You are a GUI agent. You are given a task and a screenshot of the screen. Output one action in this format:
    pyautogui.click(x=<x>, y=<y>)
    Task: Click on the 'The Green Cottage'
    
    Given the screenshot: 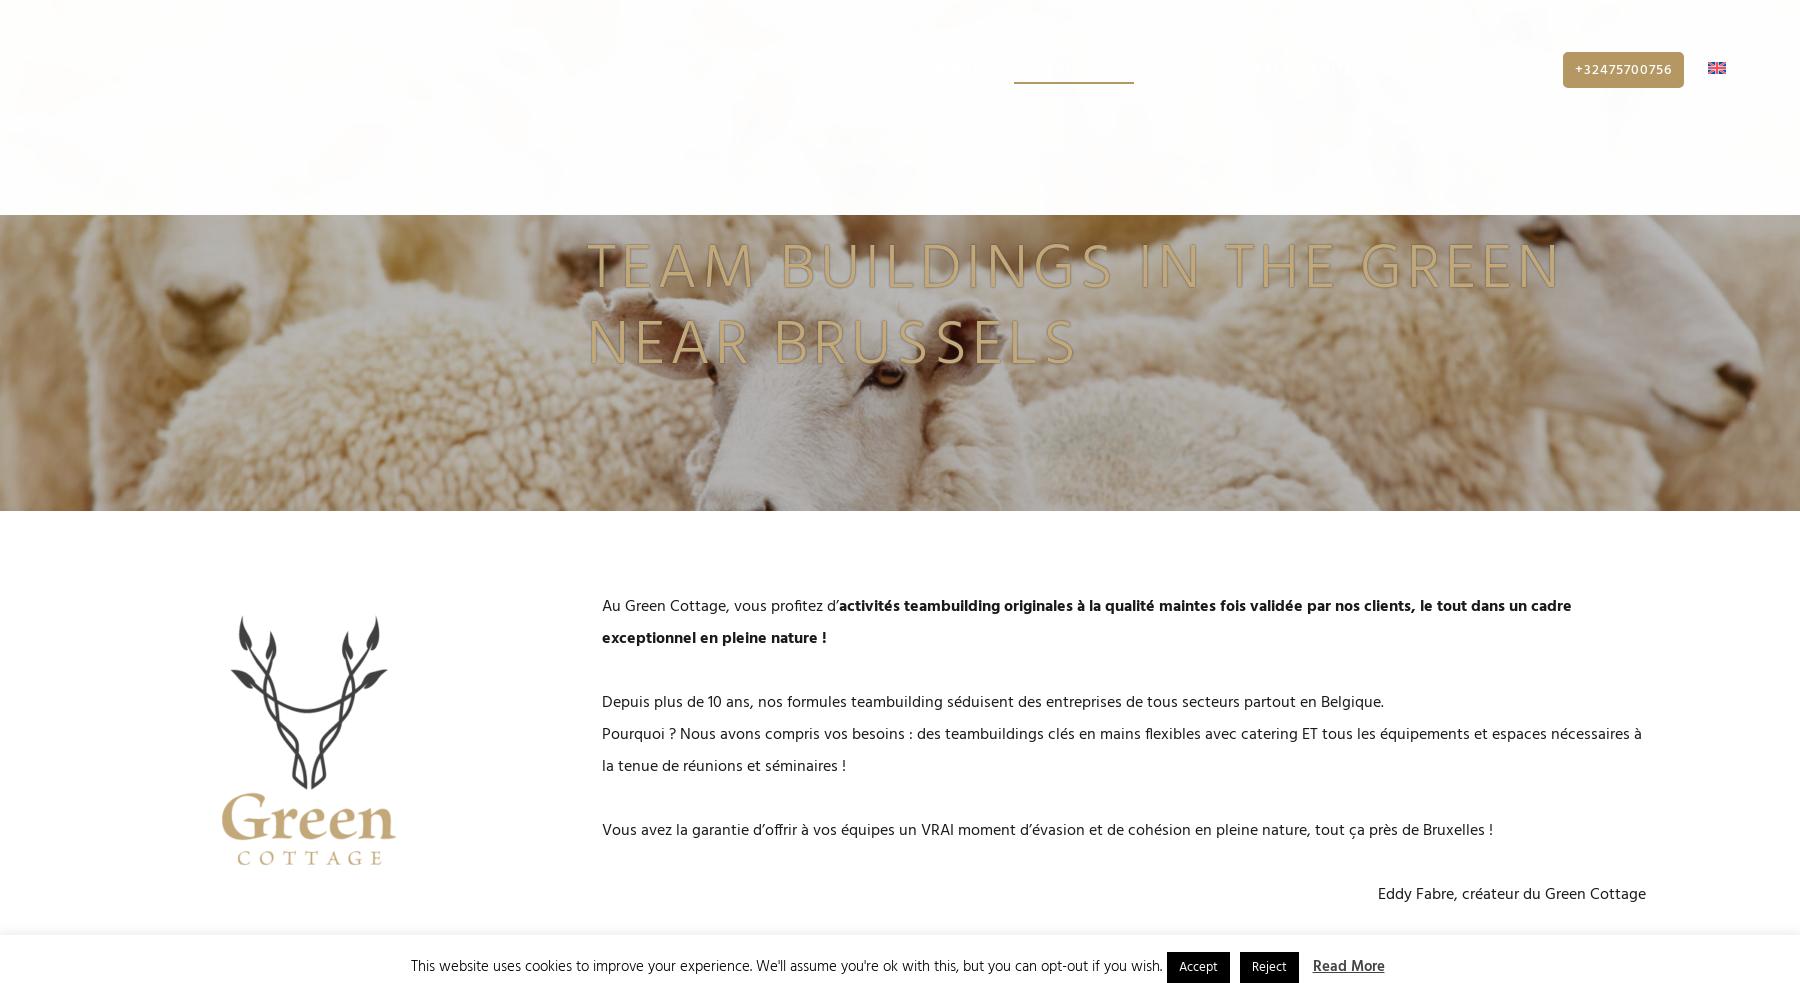 What is the action you would take?
    pyautogui.click(x=785, y=79)
    